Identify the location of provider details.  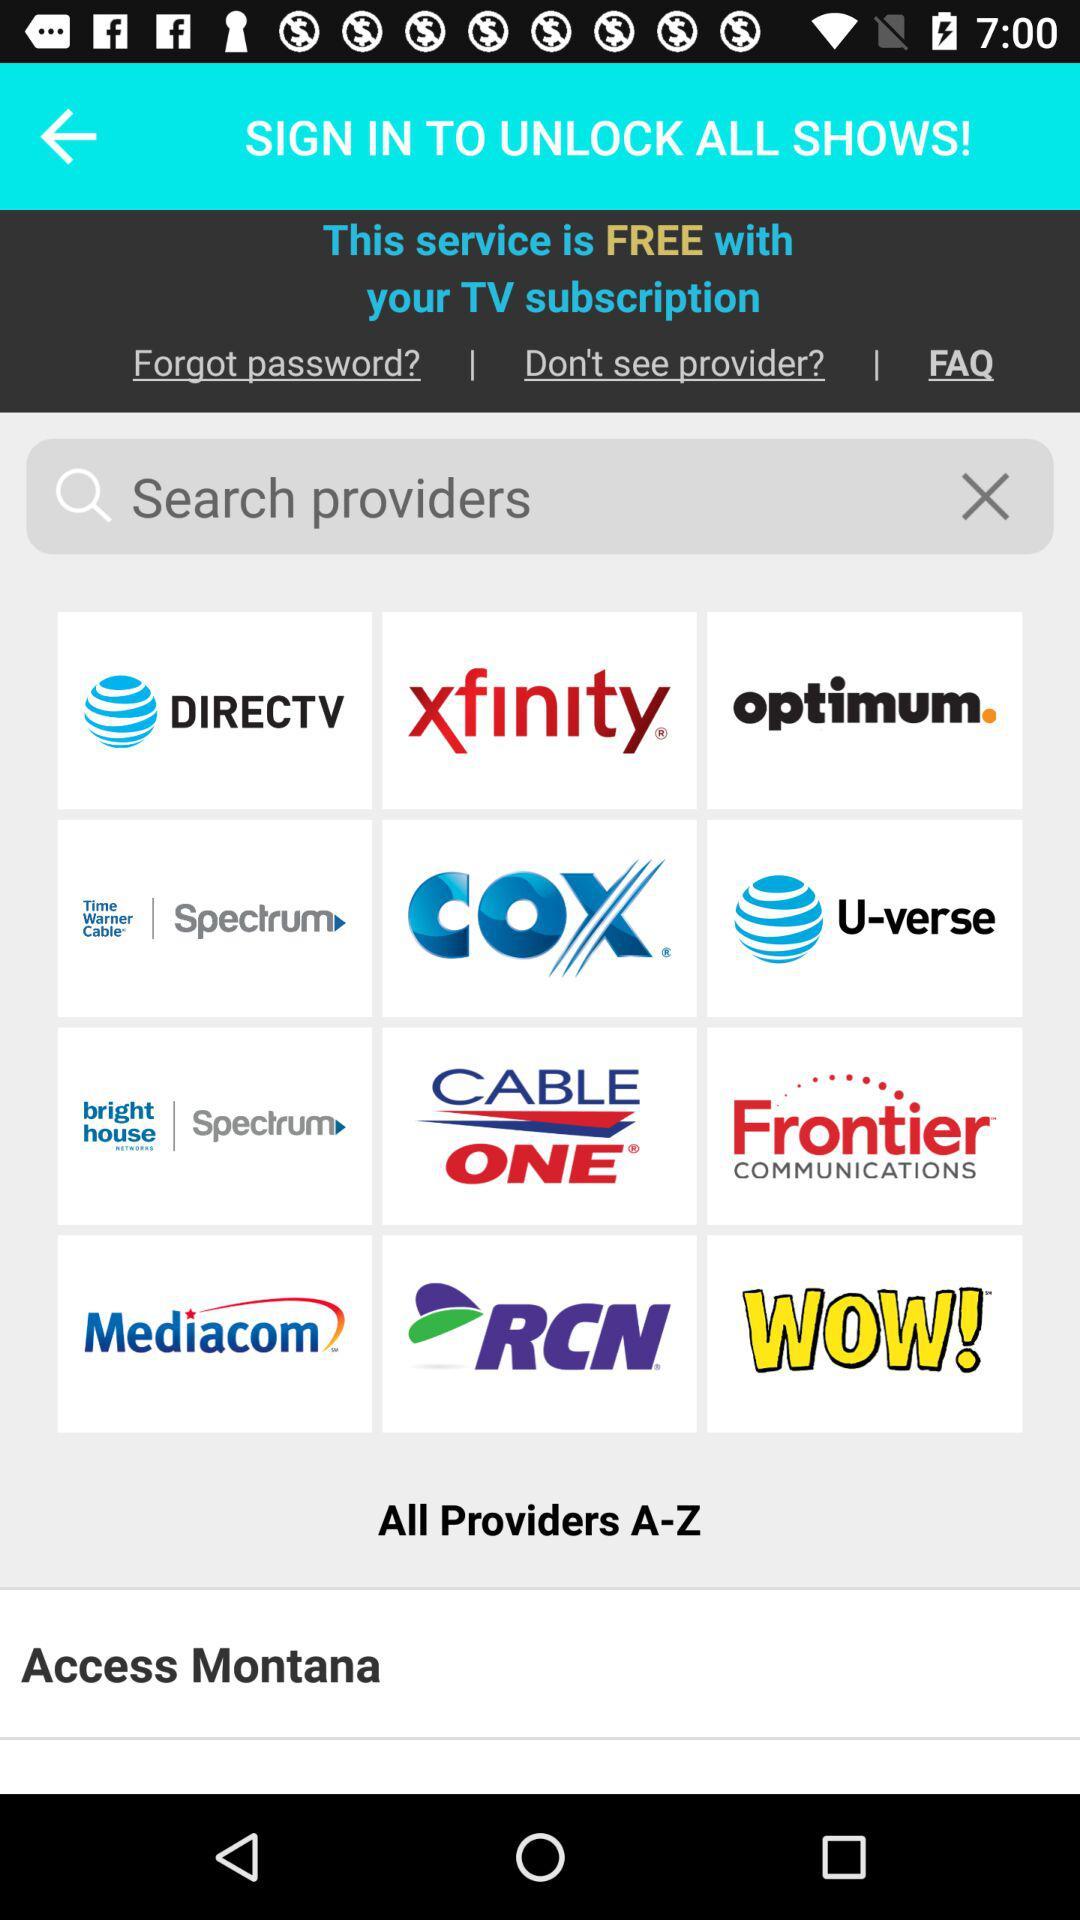
(538, 1126).